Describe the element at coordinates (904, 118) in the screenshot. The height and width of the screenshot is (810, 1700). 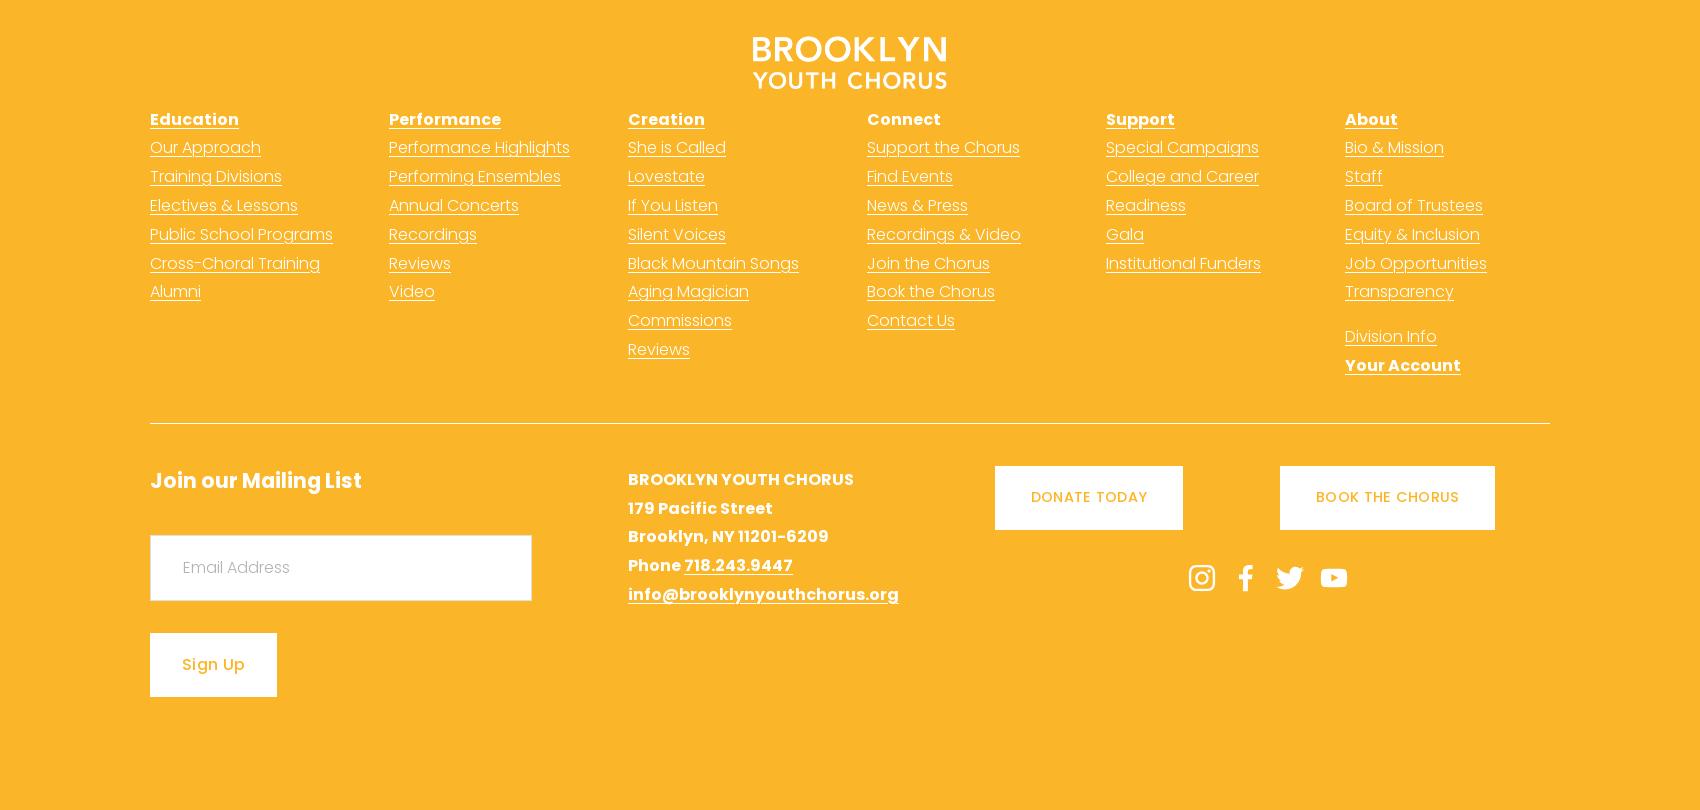
I see `'Connect'` at that location.